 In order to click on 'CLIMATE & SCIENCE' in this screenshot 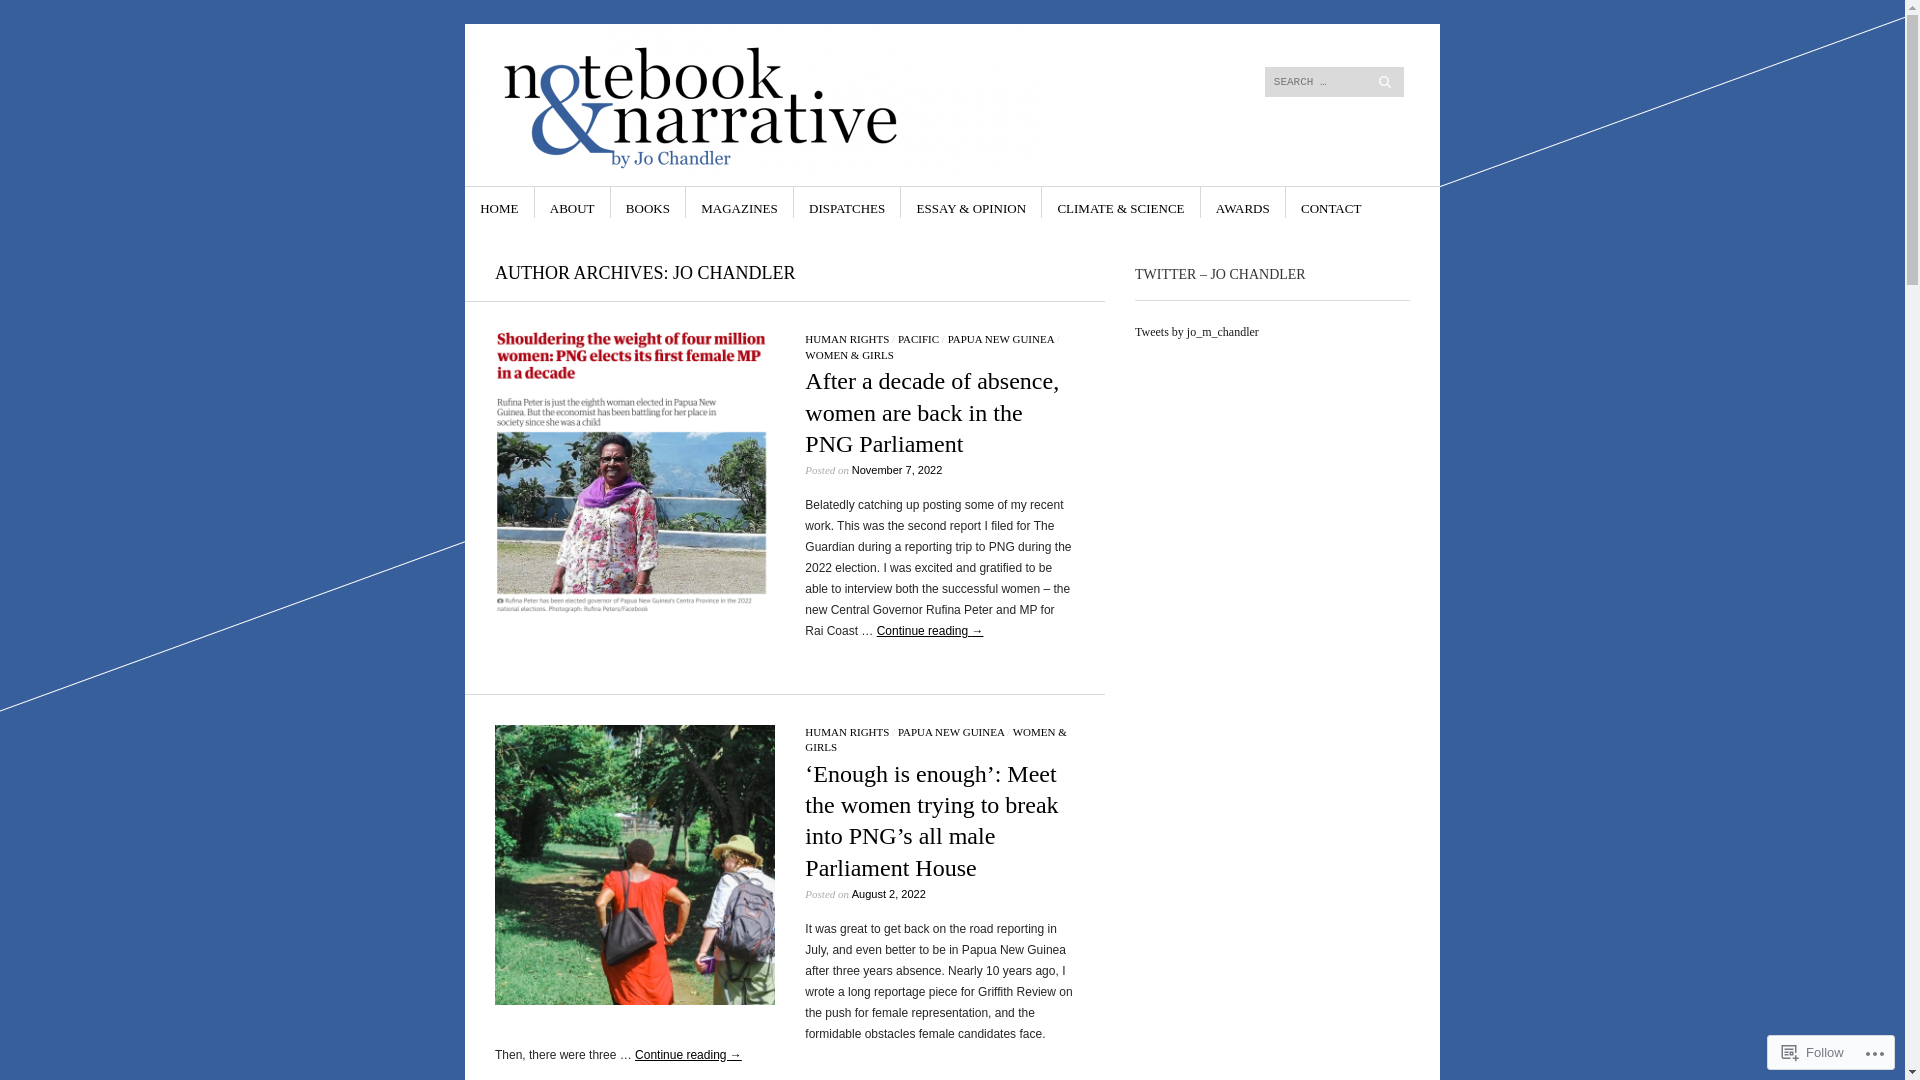, I will do `click(1120, 202)`.